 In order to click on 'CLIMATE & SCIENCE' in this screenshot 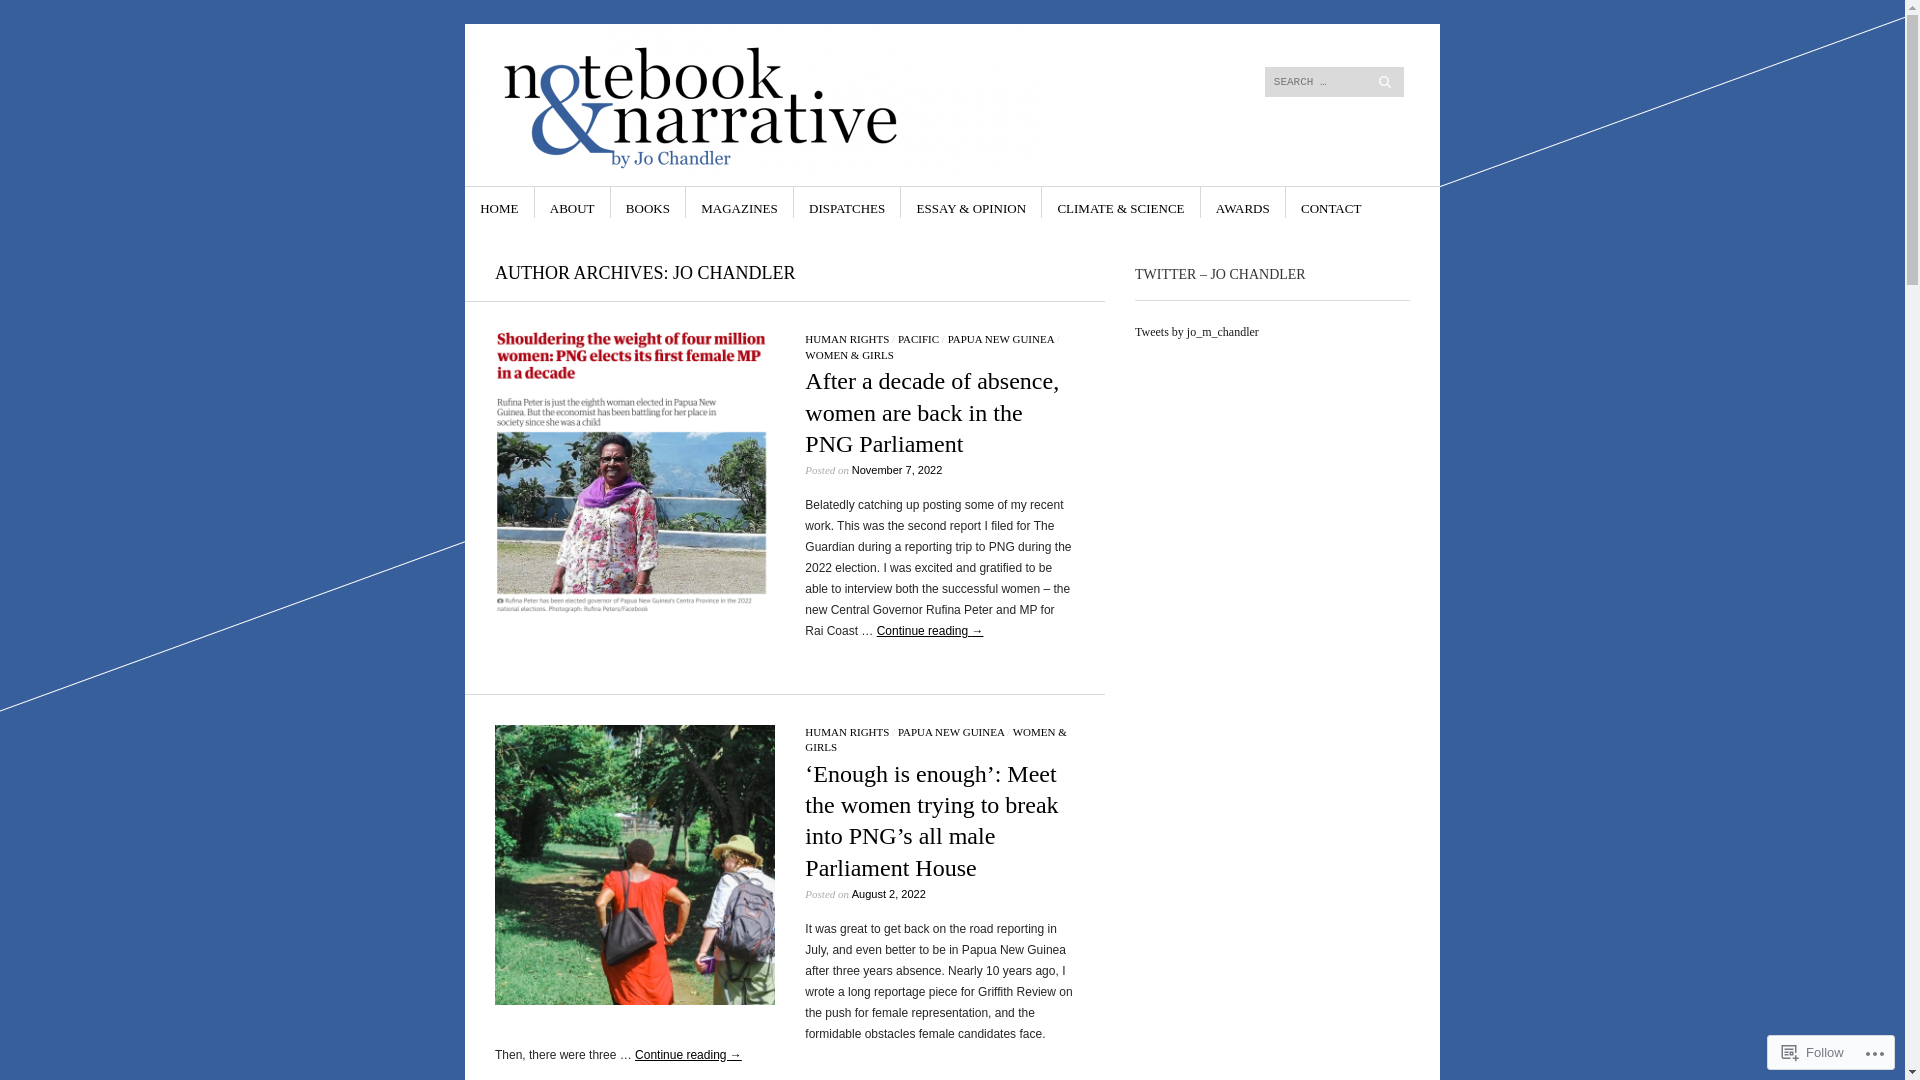, I will do `click(1120, 202)`.